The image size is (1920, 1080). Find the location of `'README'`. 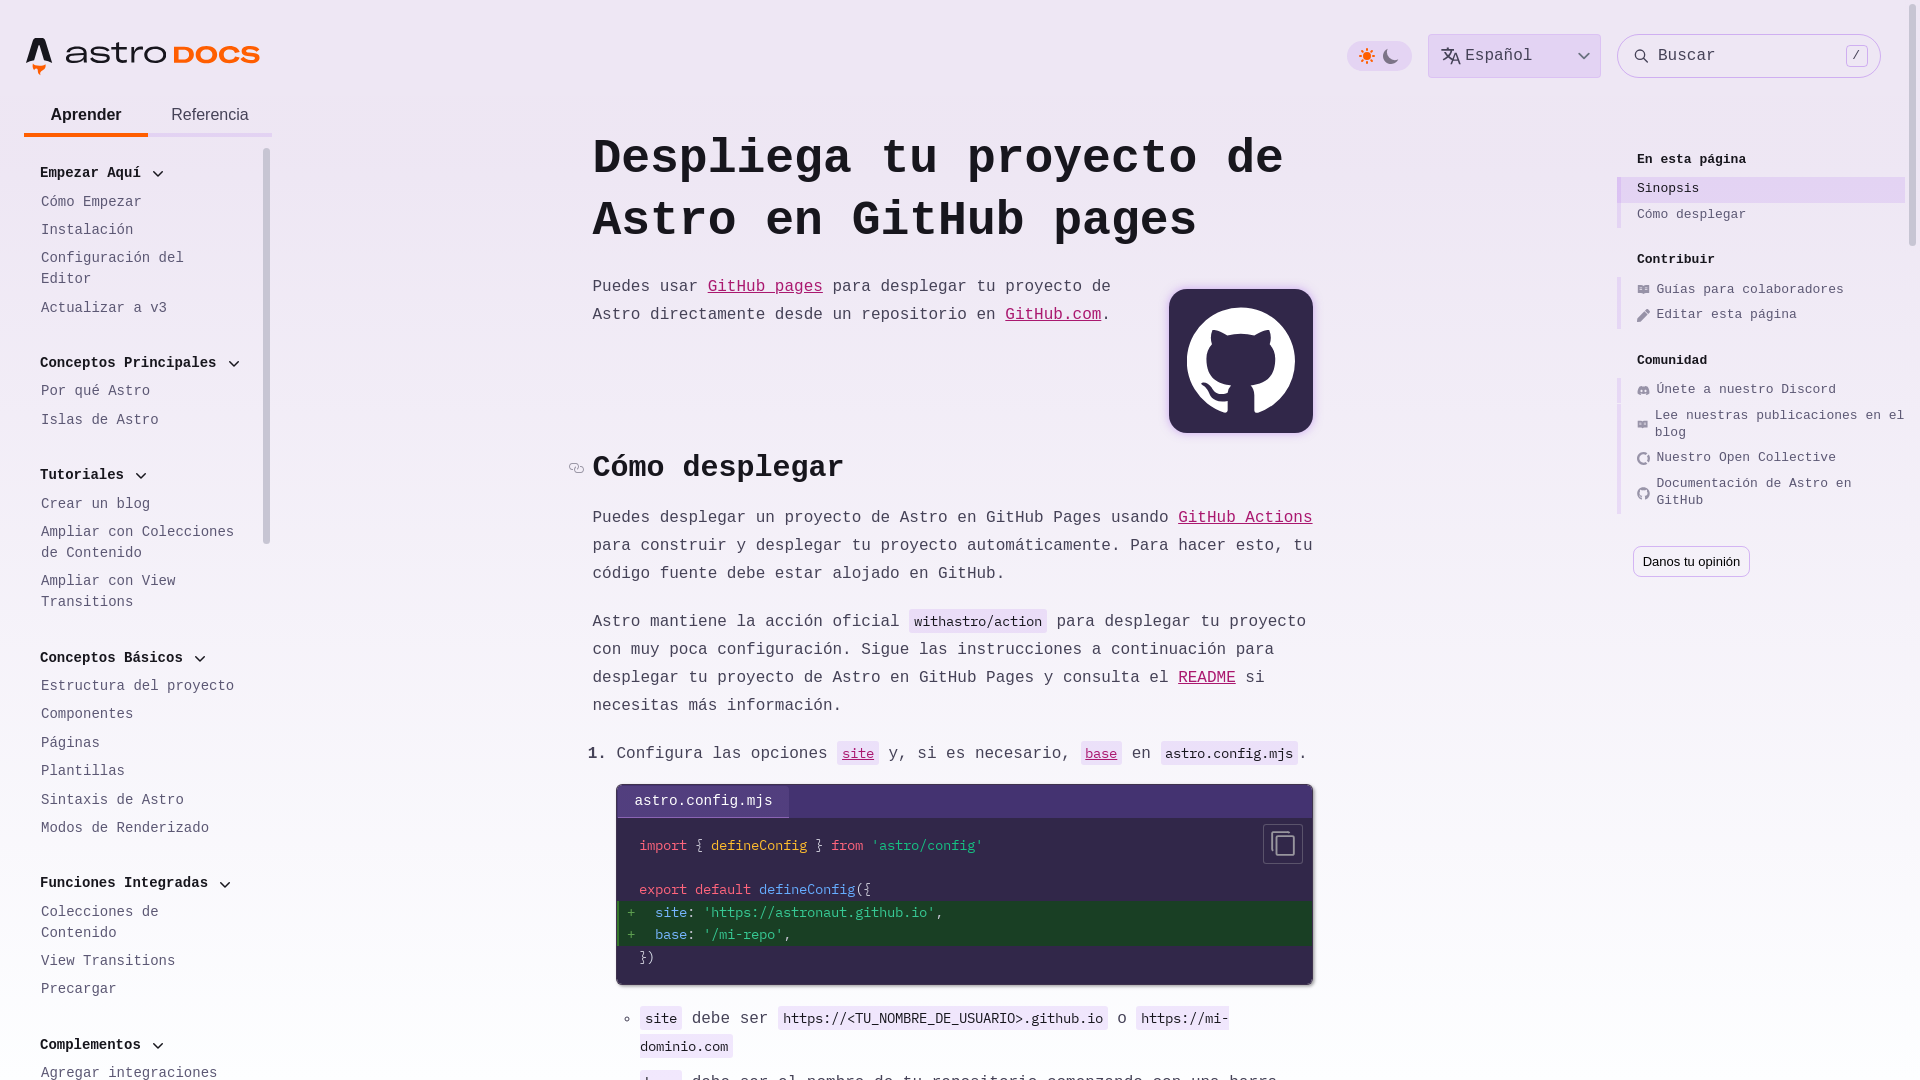

'README' is located at coordinates (1205, 677).